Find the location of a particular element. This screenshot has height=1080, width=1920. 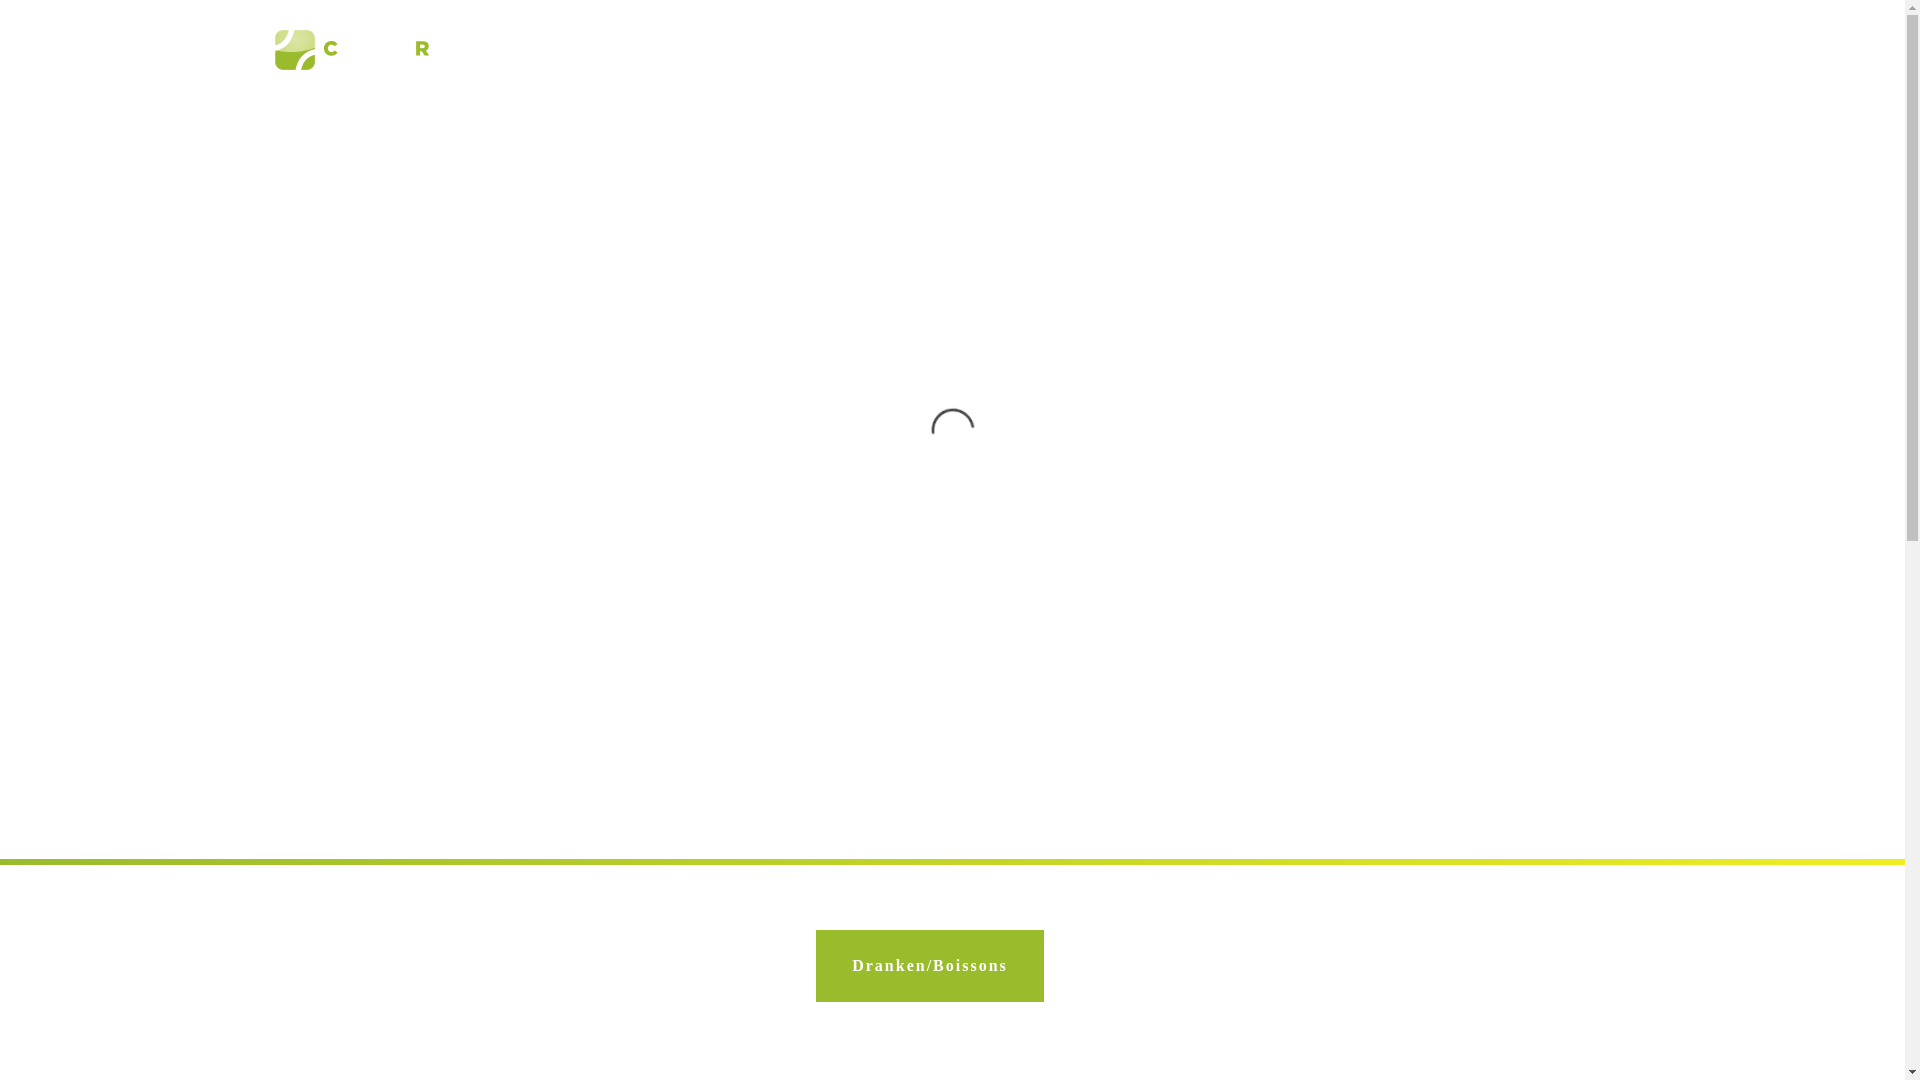

'LICENTIE TENNIS VLAANDEREN' is located at coordinates (1129, 49).